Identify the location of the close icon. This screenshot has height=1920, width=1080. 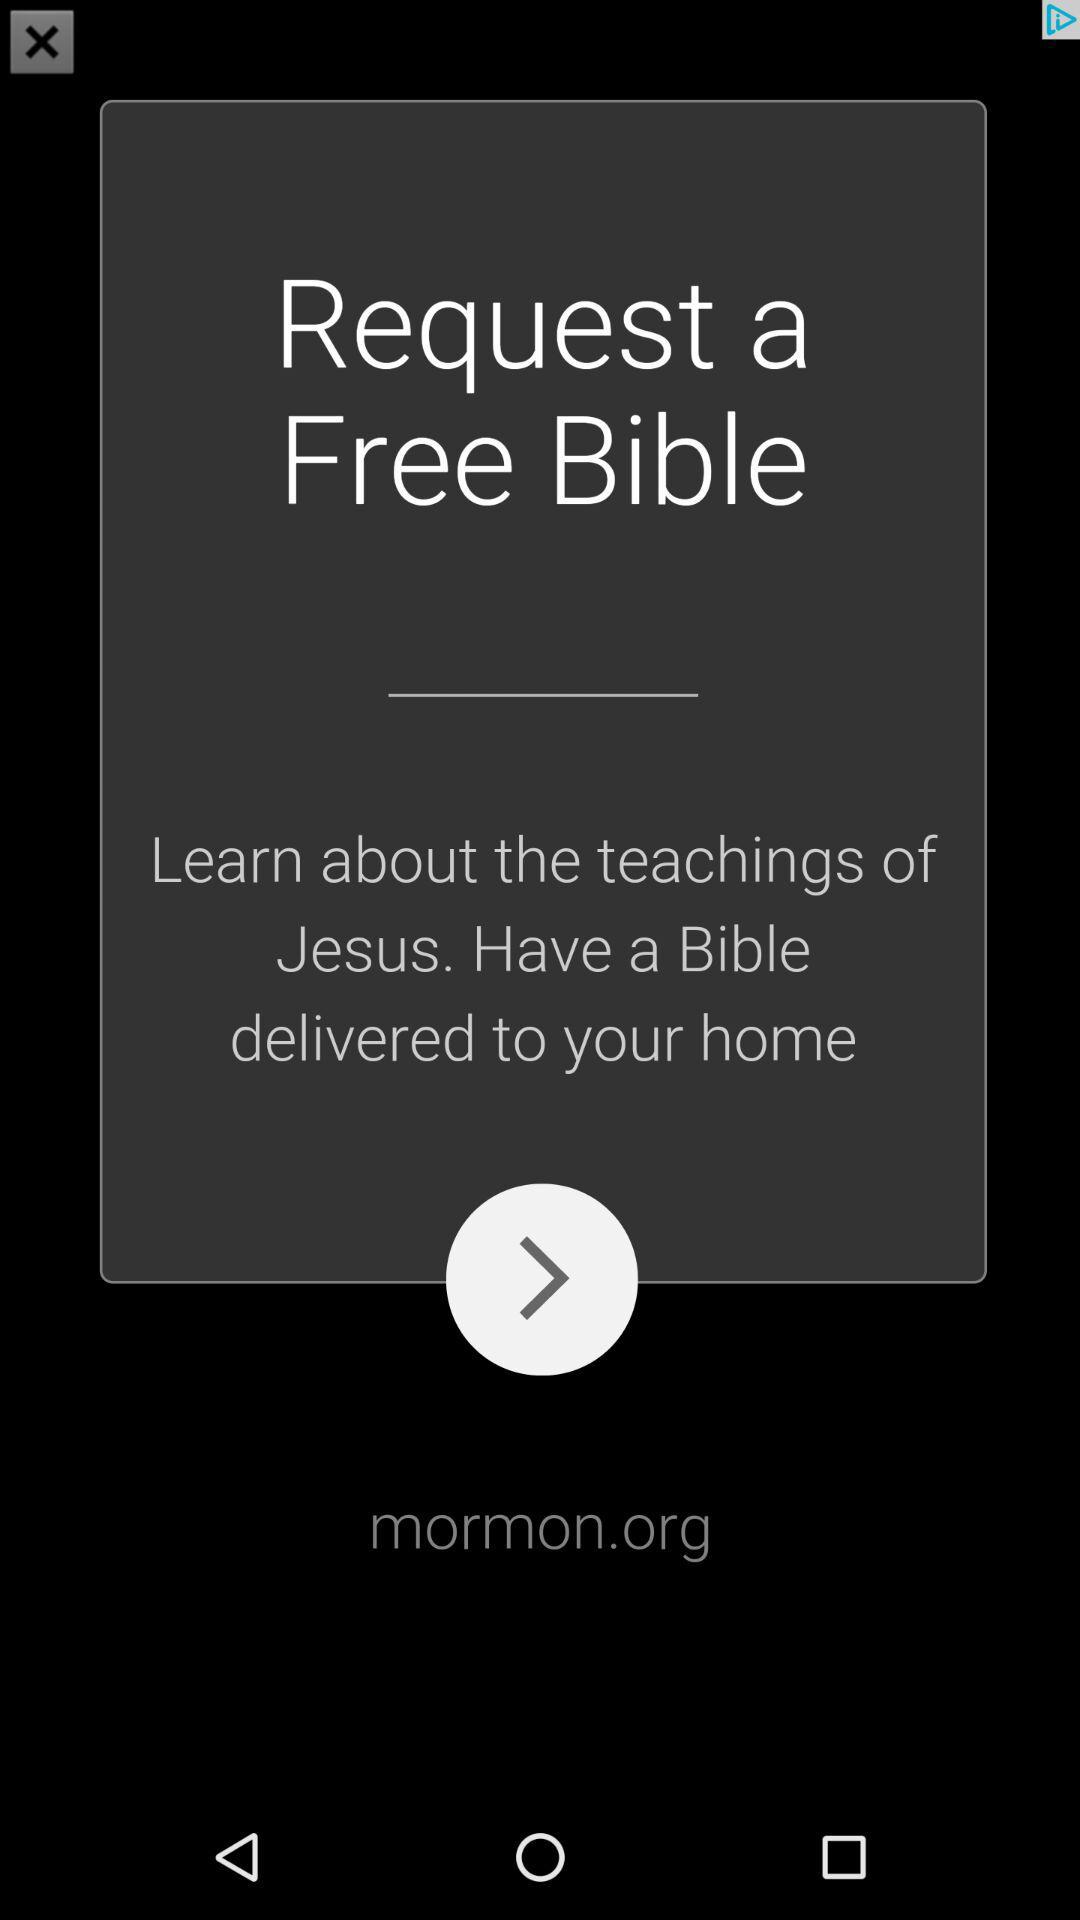
(42, 44).